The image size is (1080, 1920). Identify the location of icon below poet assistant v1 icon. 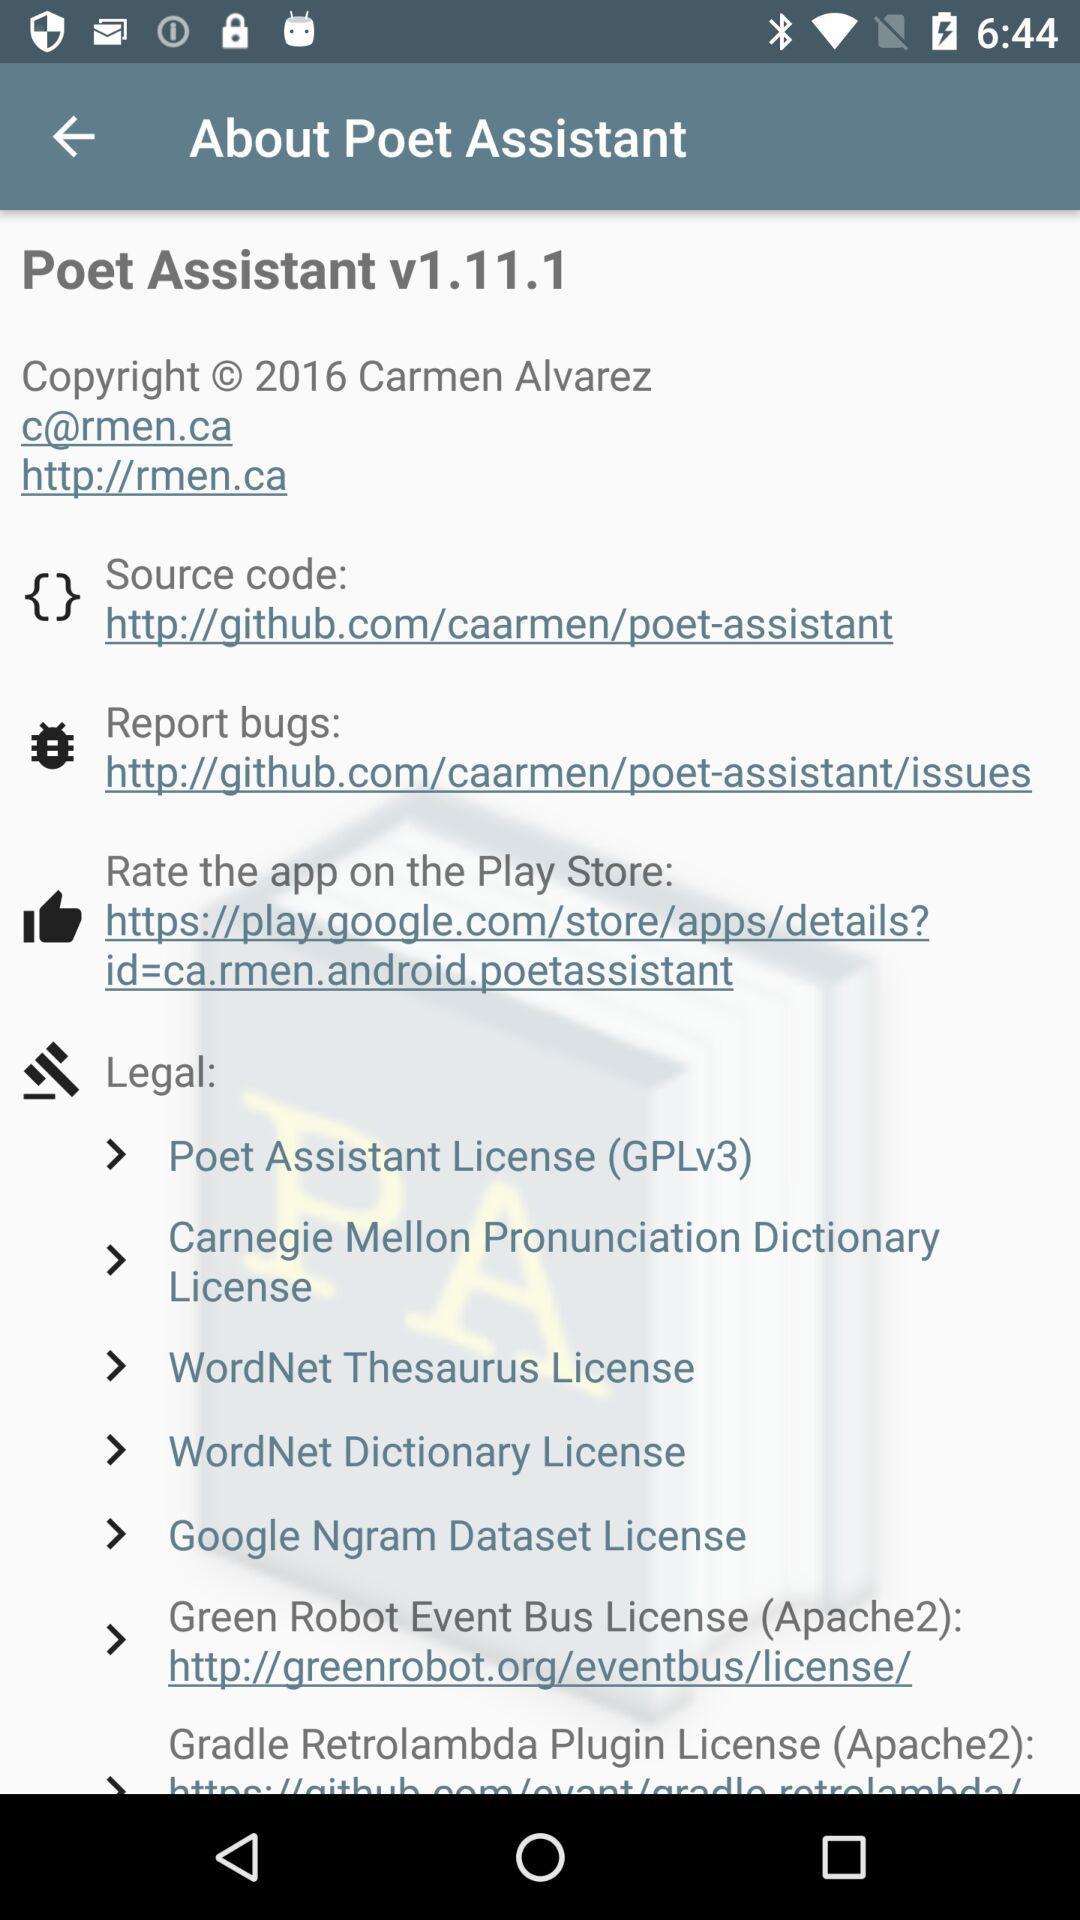
(342, 422).